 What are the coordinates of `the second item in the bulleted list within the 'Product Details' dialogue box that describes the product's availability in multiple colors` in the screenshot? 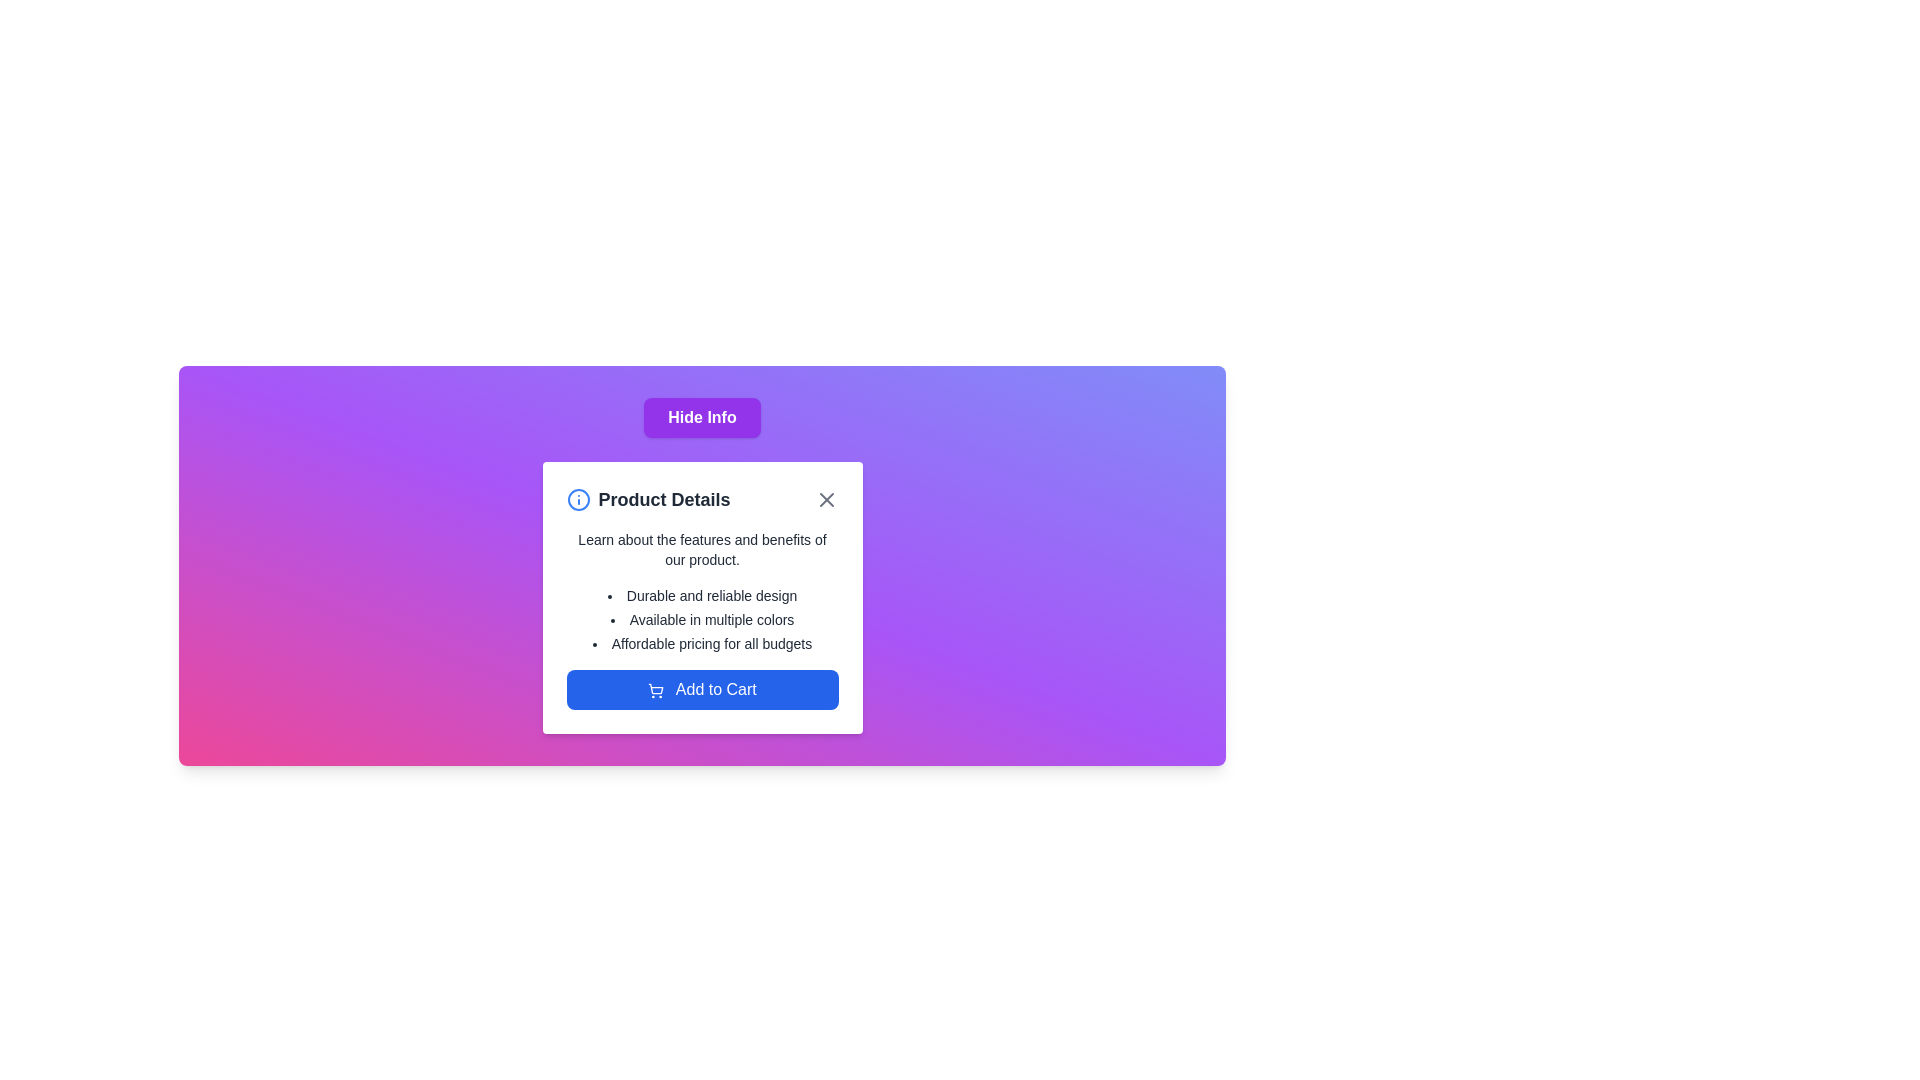 It's located at (702, 619).